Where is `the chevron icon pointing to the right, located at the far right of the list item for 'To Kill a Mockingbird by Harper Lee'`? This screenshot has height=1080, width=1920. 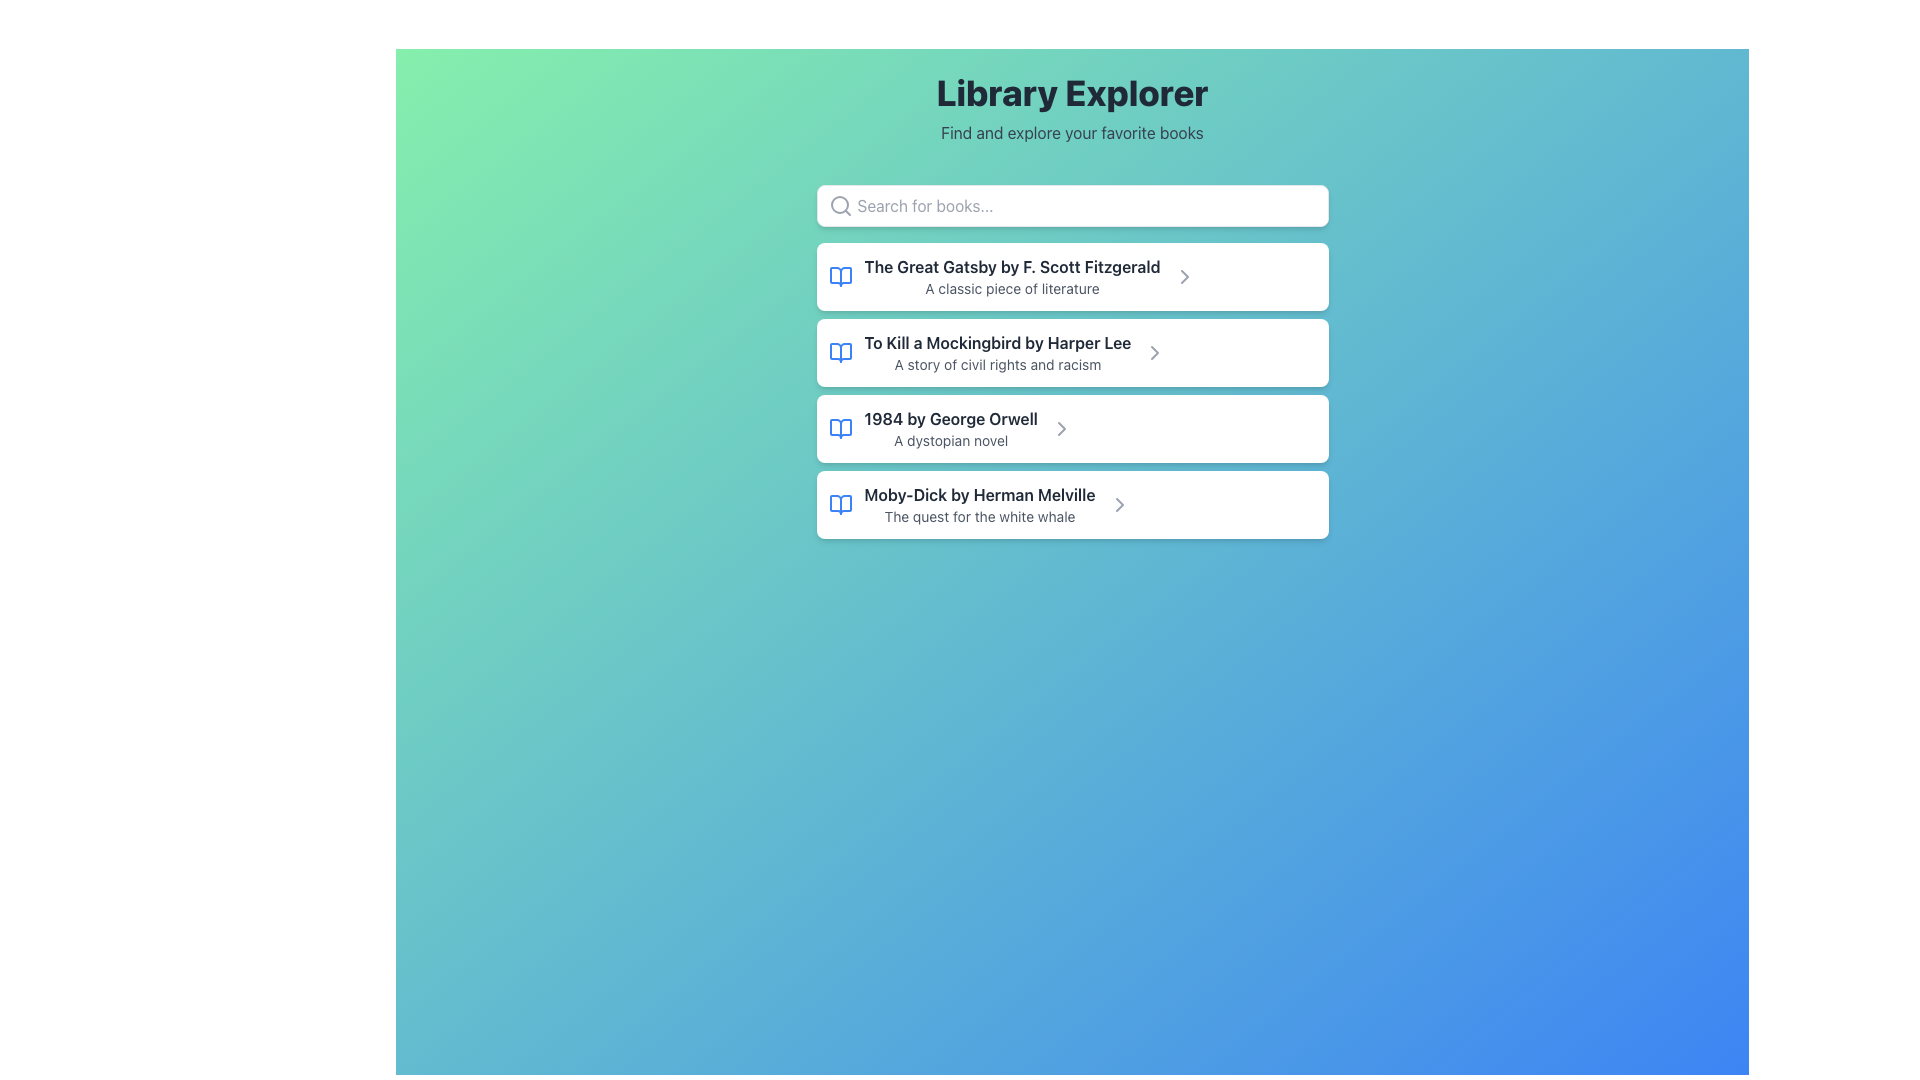 the chevron icon pointing to the right, located at the far right of the list item for 'To Kill a Mockingbird by Harper Lee' is located at coordinates (1155, 352).